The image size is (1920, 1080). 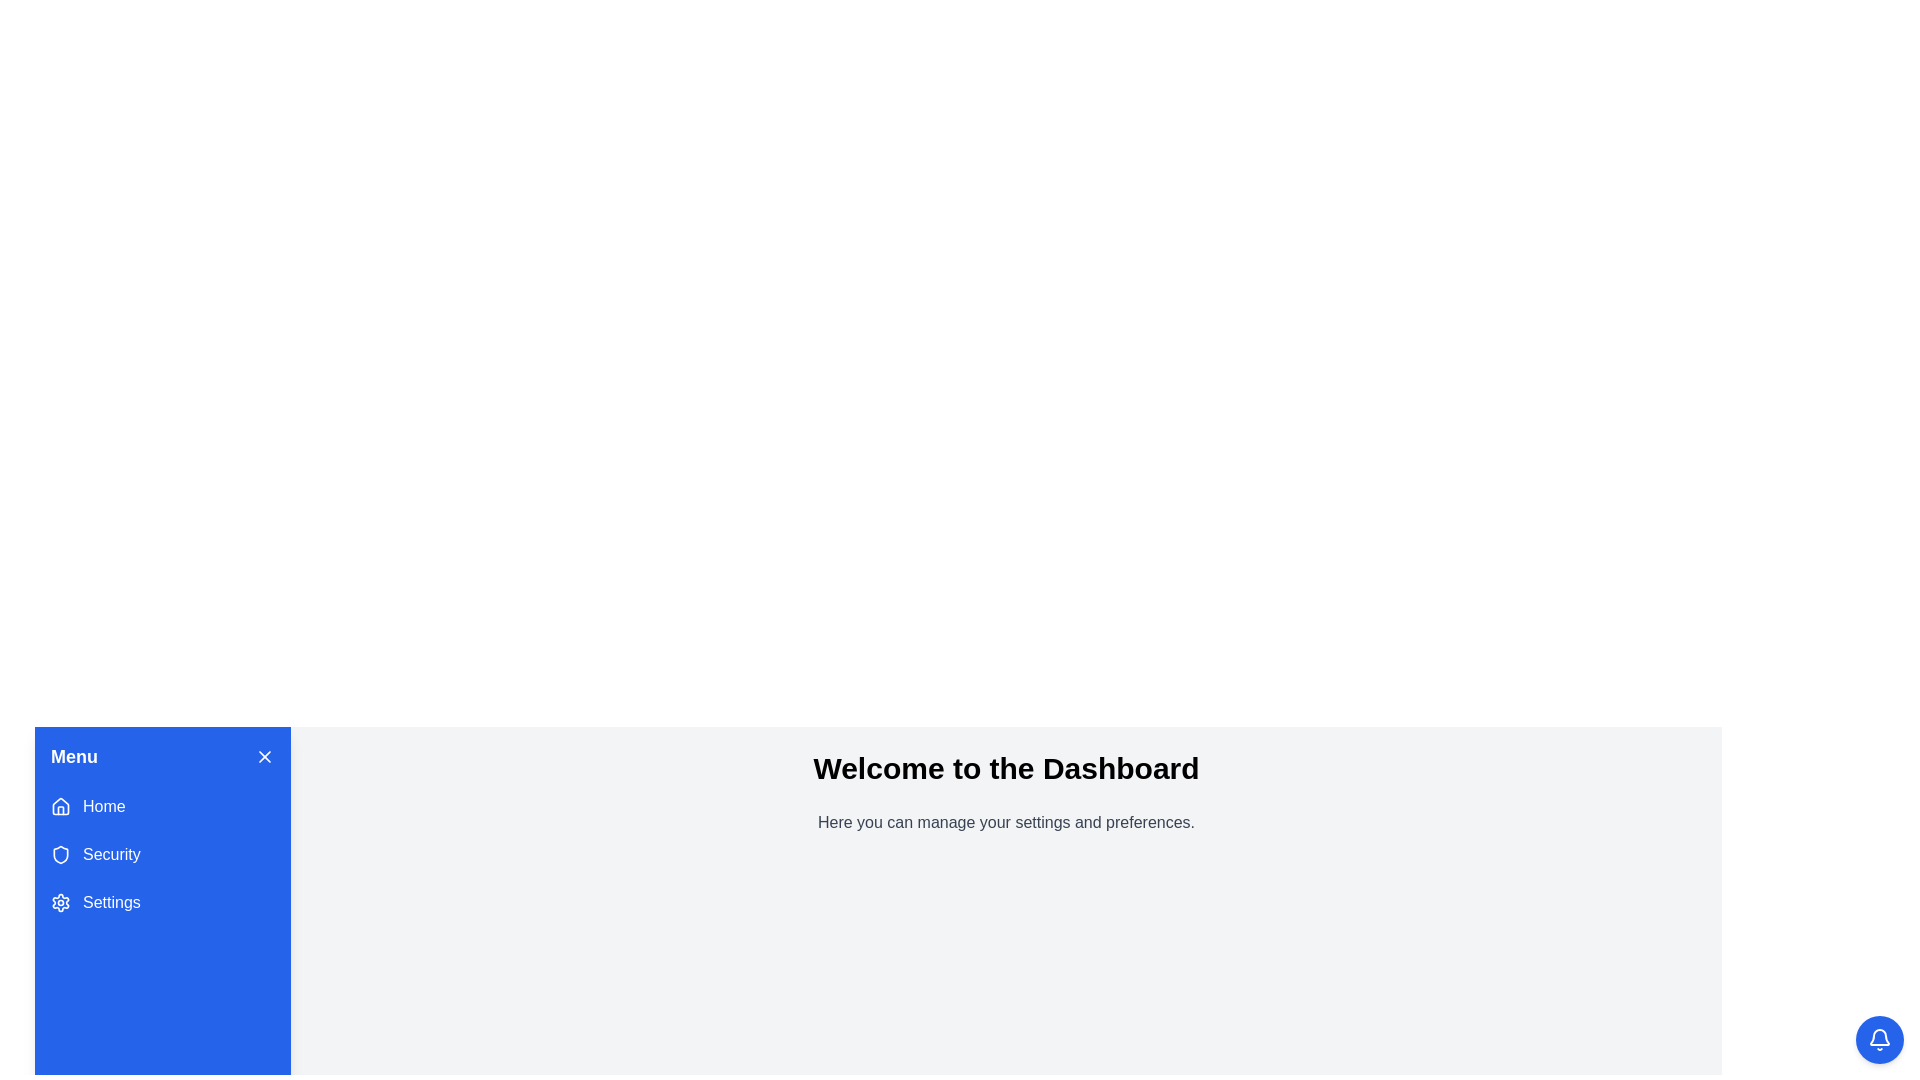 What do you see at coordinates (263, 756) in the screenshot?
I see `the close or dismiss button located` at bounding box center [263, 756].